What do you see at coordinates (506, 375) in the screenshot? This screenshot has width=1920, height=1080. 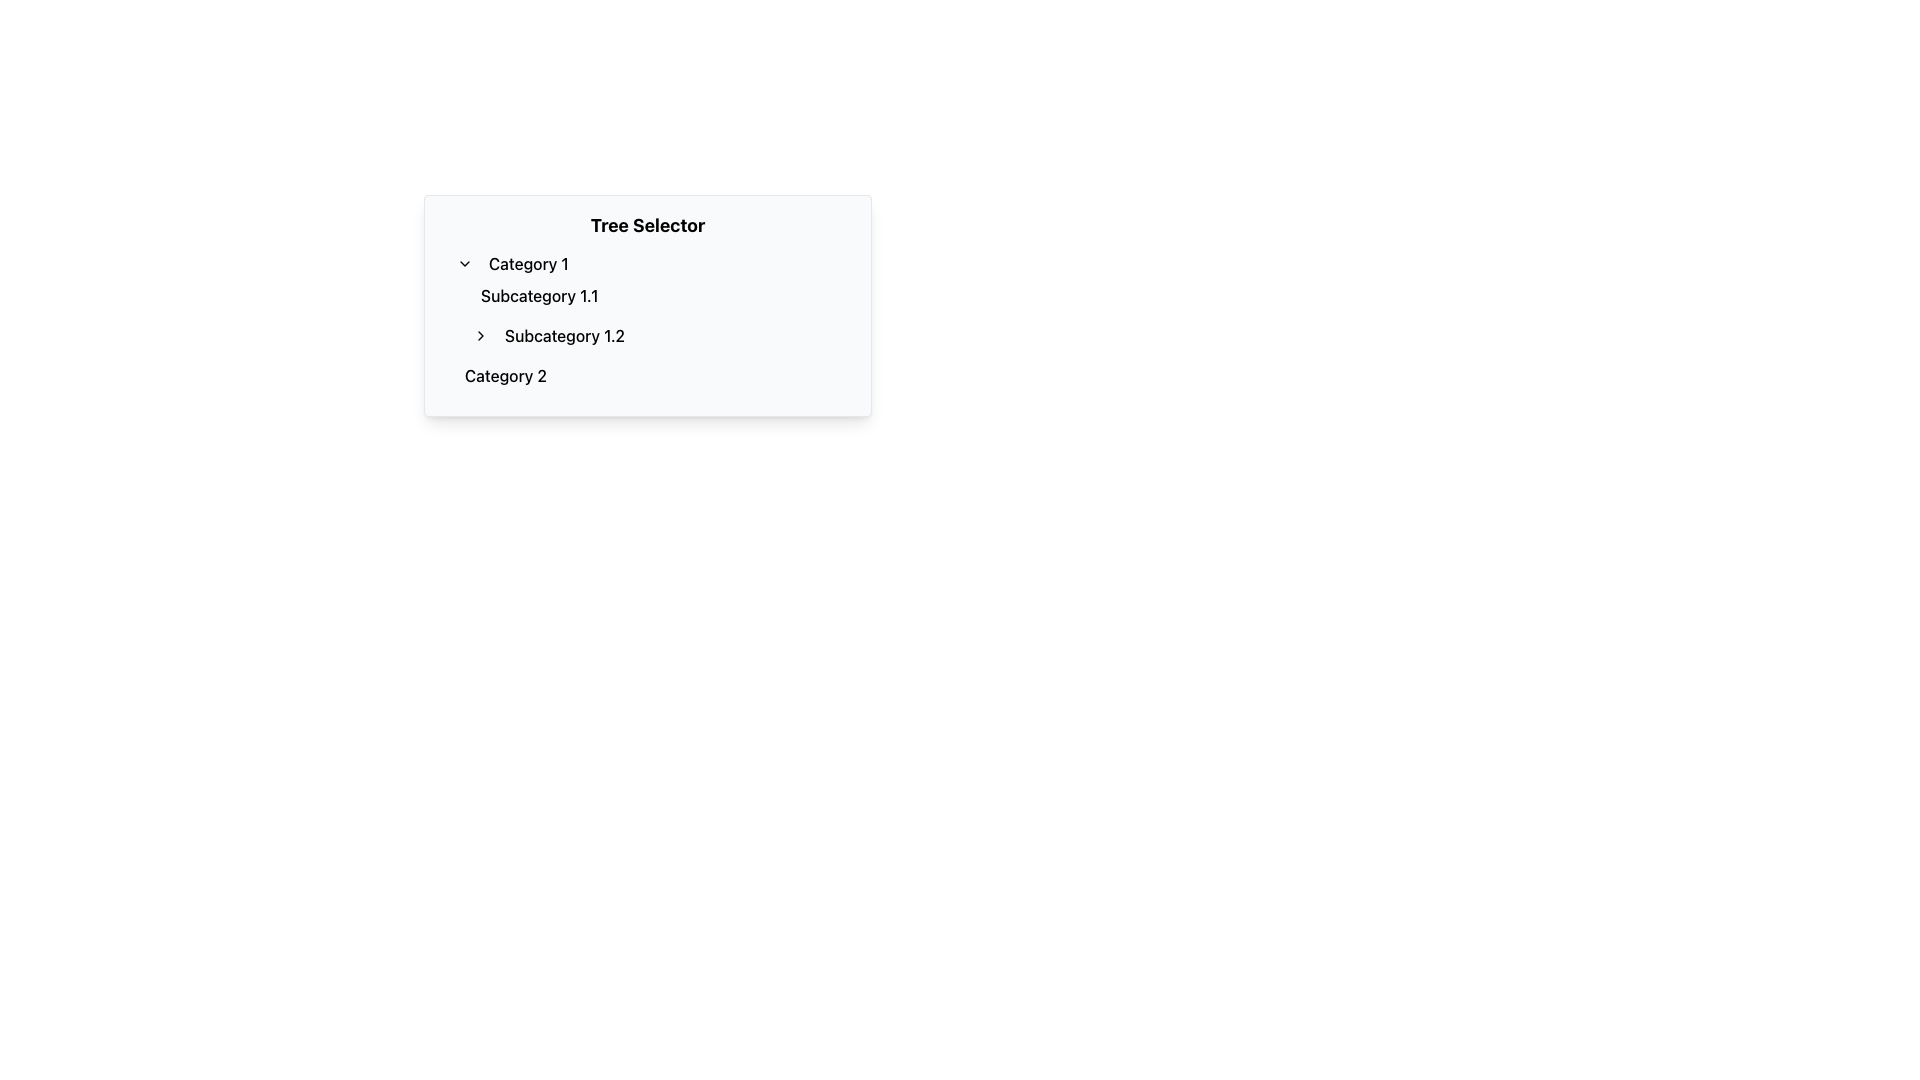 I see `the Text Label representing 'Category 2'` at bounding box center [506, 375].